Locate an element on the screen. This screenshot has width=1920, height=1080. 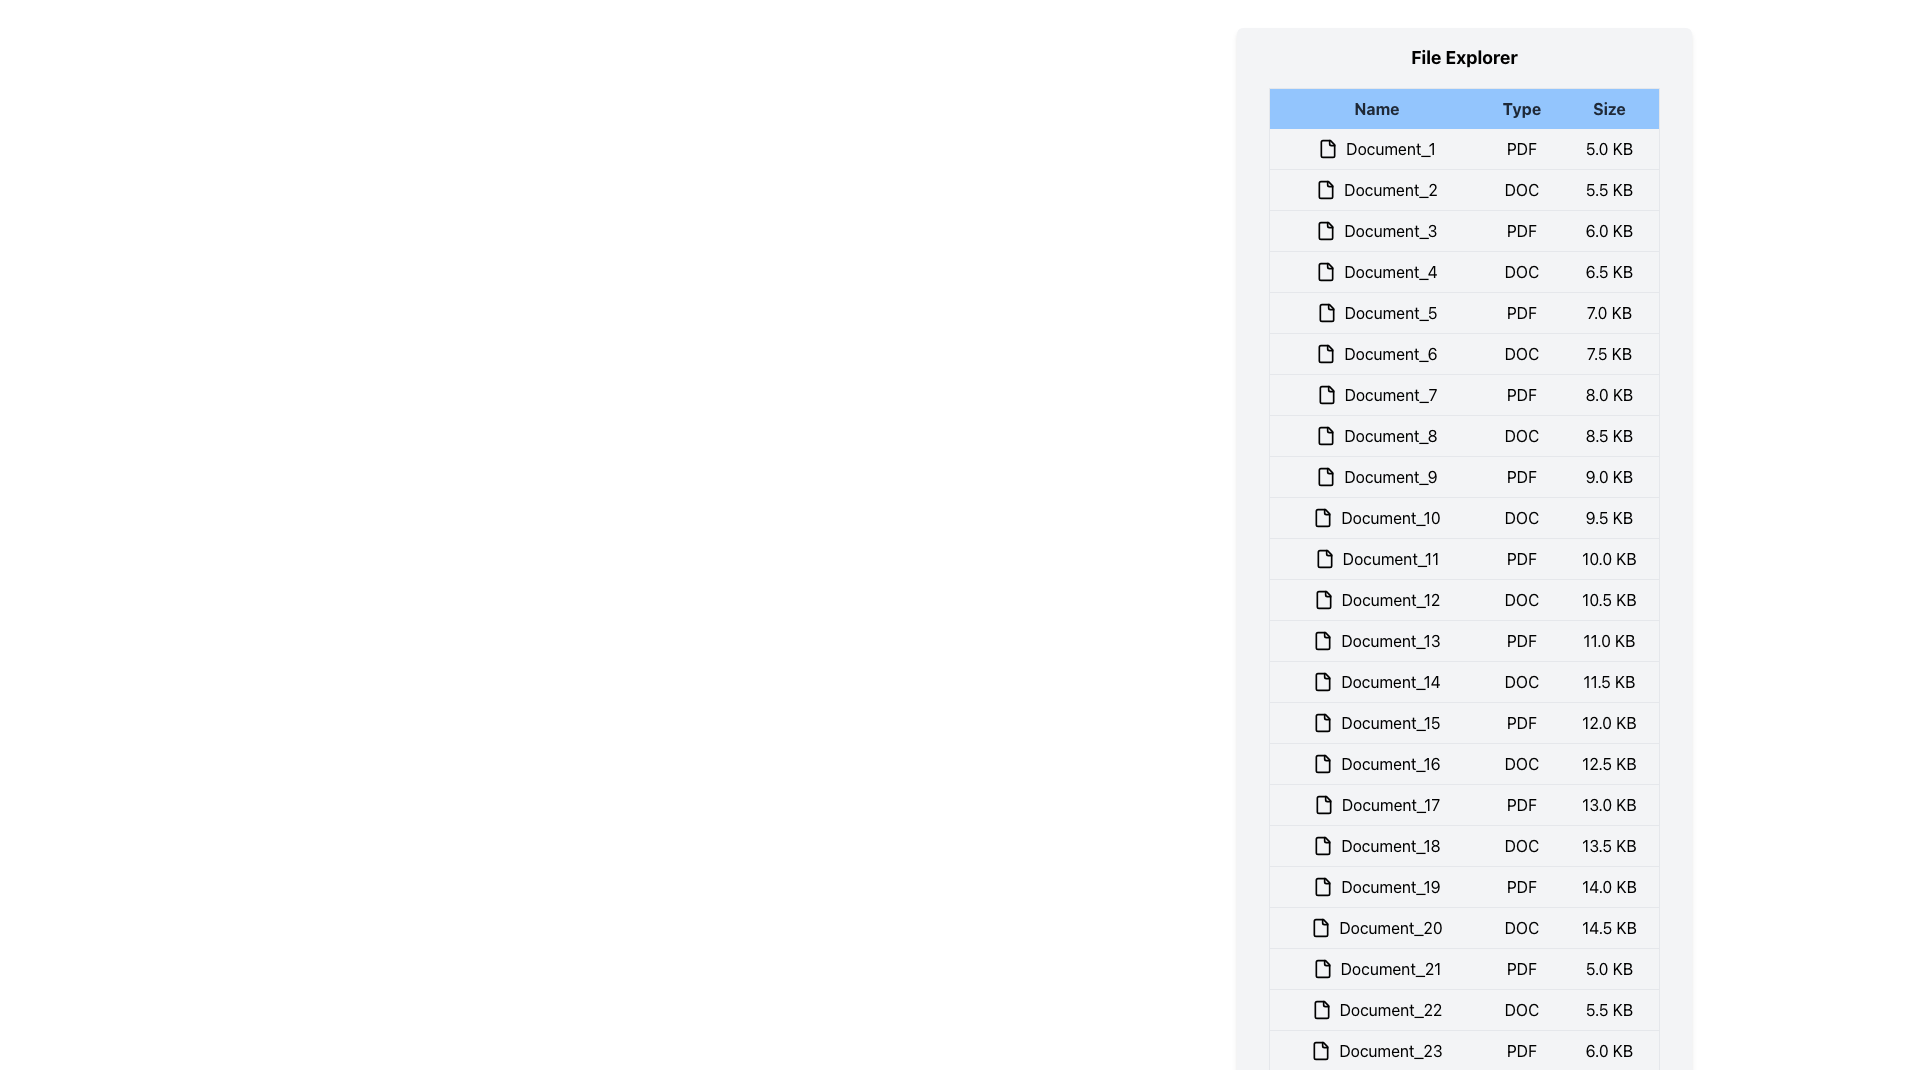
the Text label that indicates the file type for 'Document_5', which is positioned between 'Document_5' and '7.0 KB' is located at coordinates (1520, 312).